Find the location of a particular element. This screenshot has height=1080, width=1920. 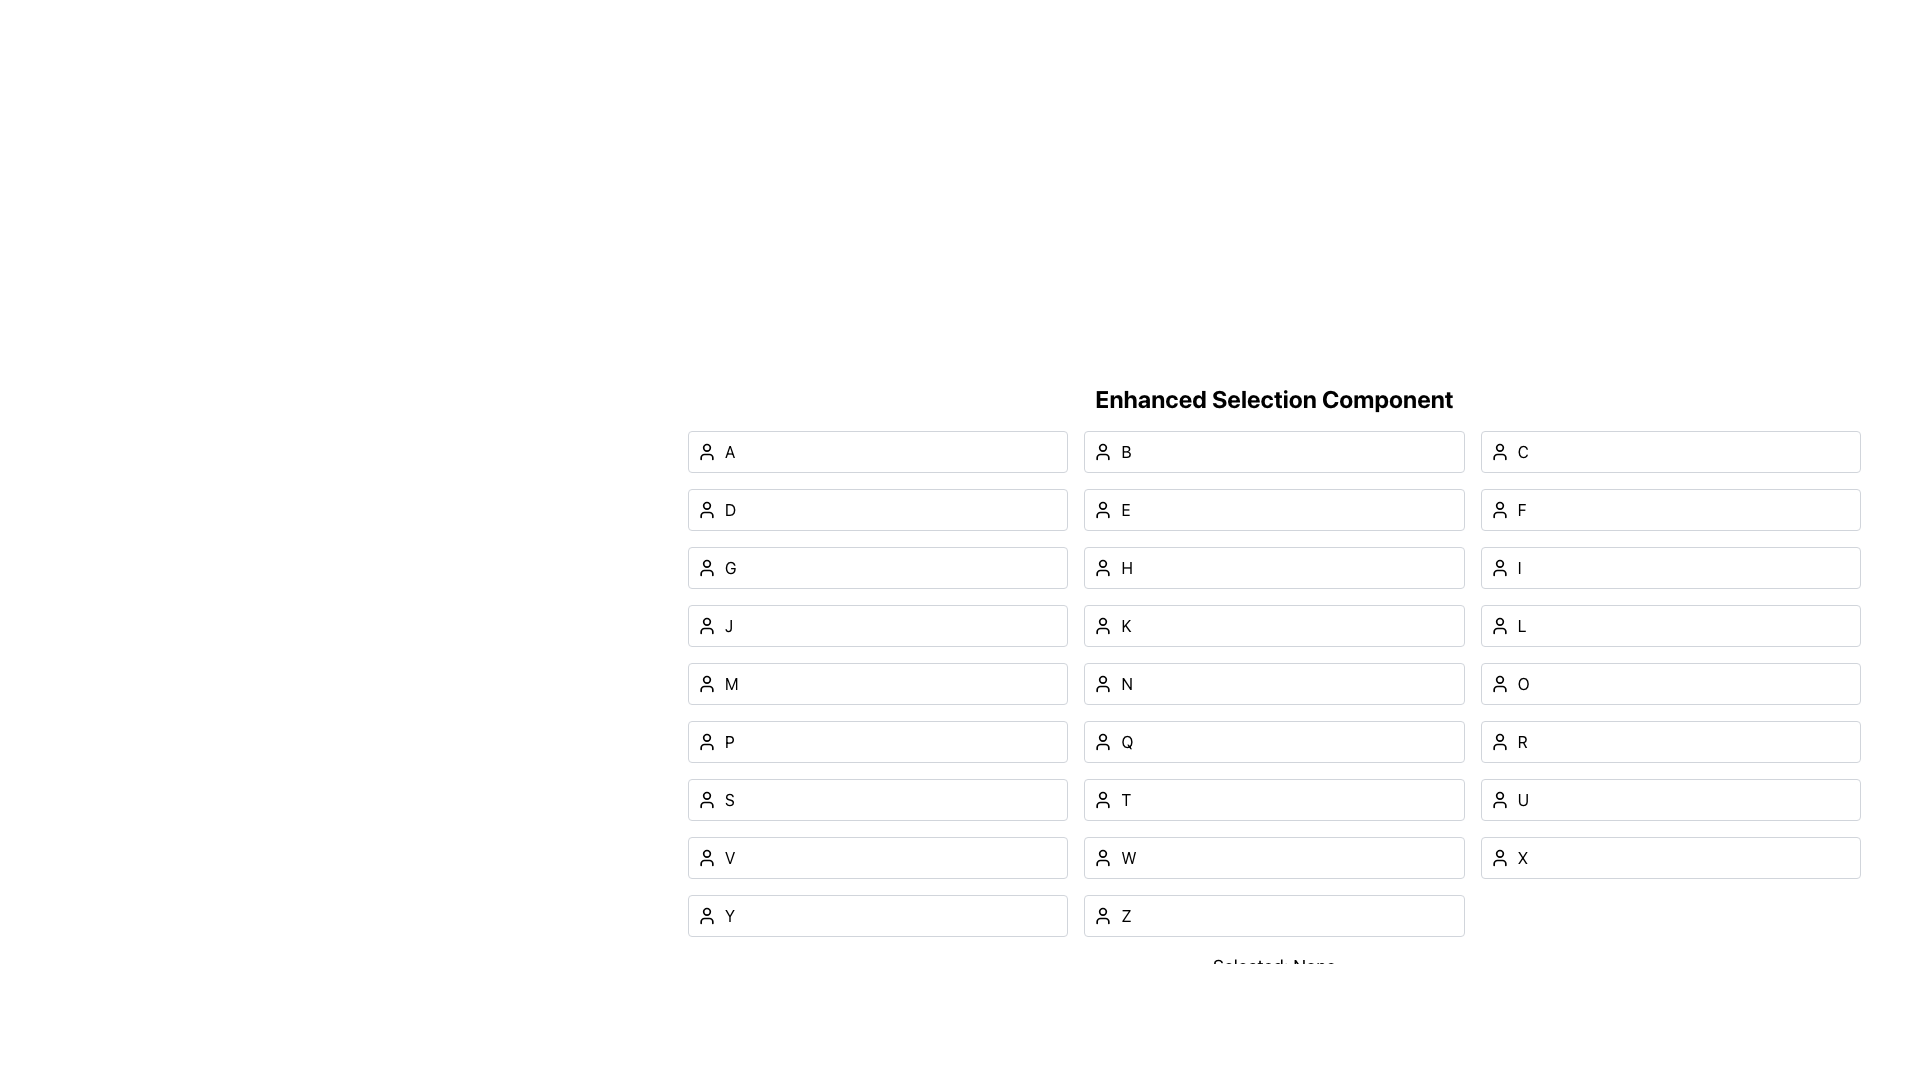

the user silhouette icon within the 'Y' button located in the bottom left corner of the 'Enhanced Selection Component' grid is located at coordinates (706, 915).